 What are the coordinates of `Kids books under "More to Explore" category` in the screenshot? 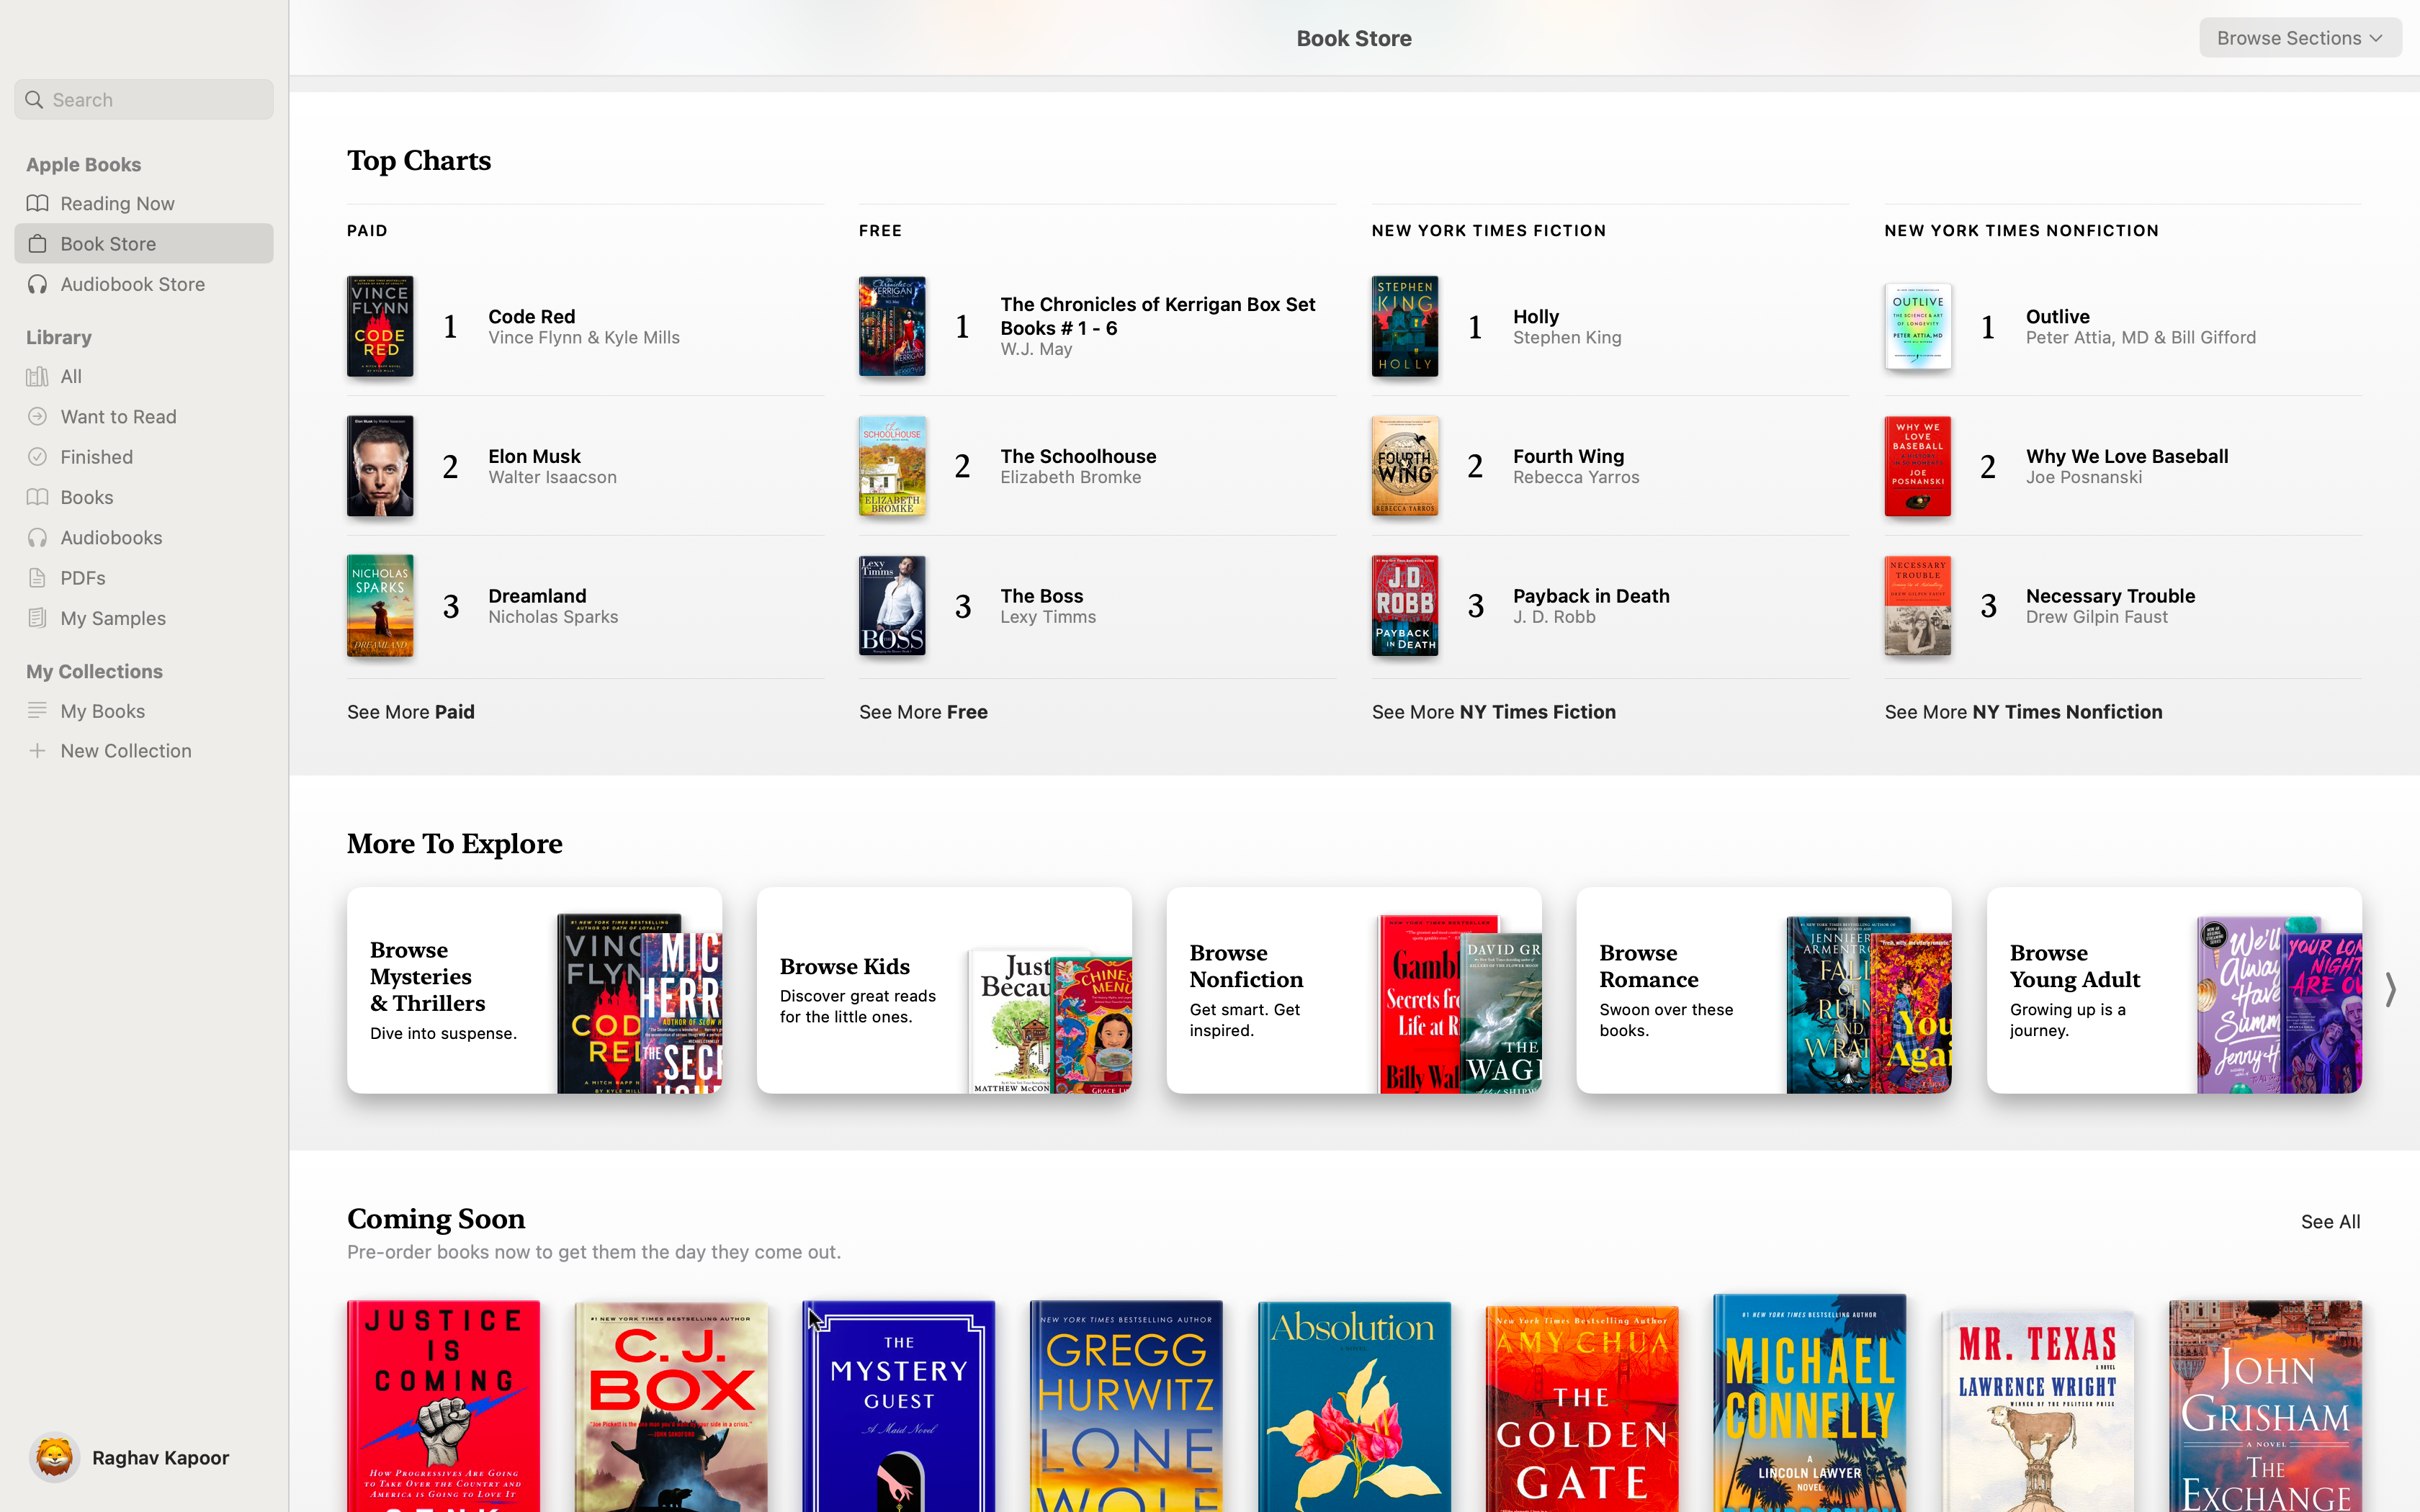 It's located at (944, 991).